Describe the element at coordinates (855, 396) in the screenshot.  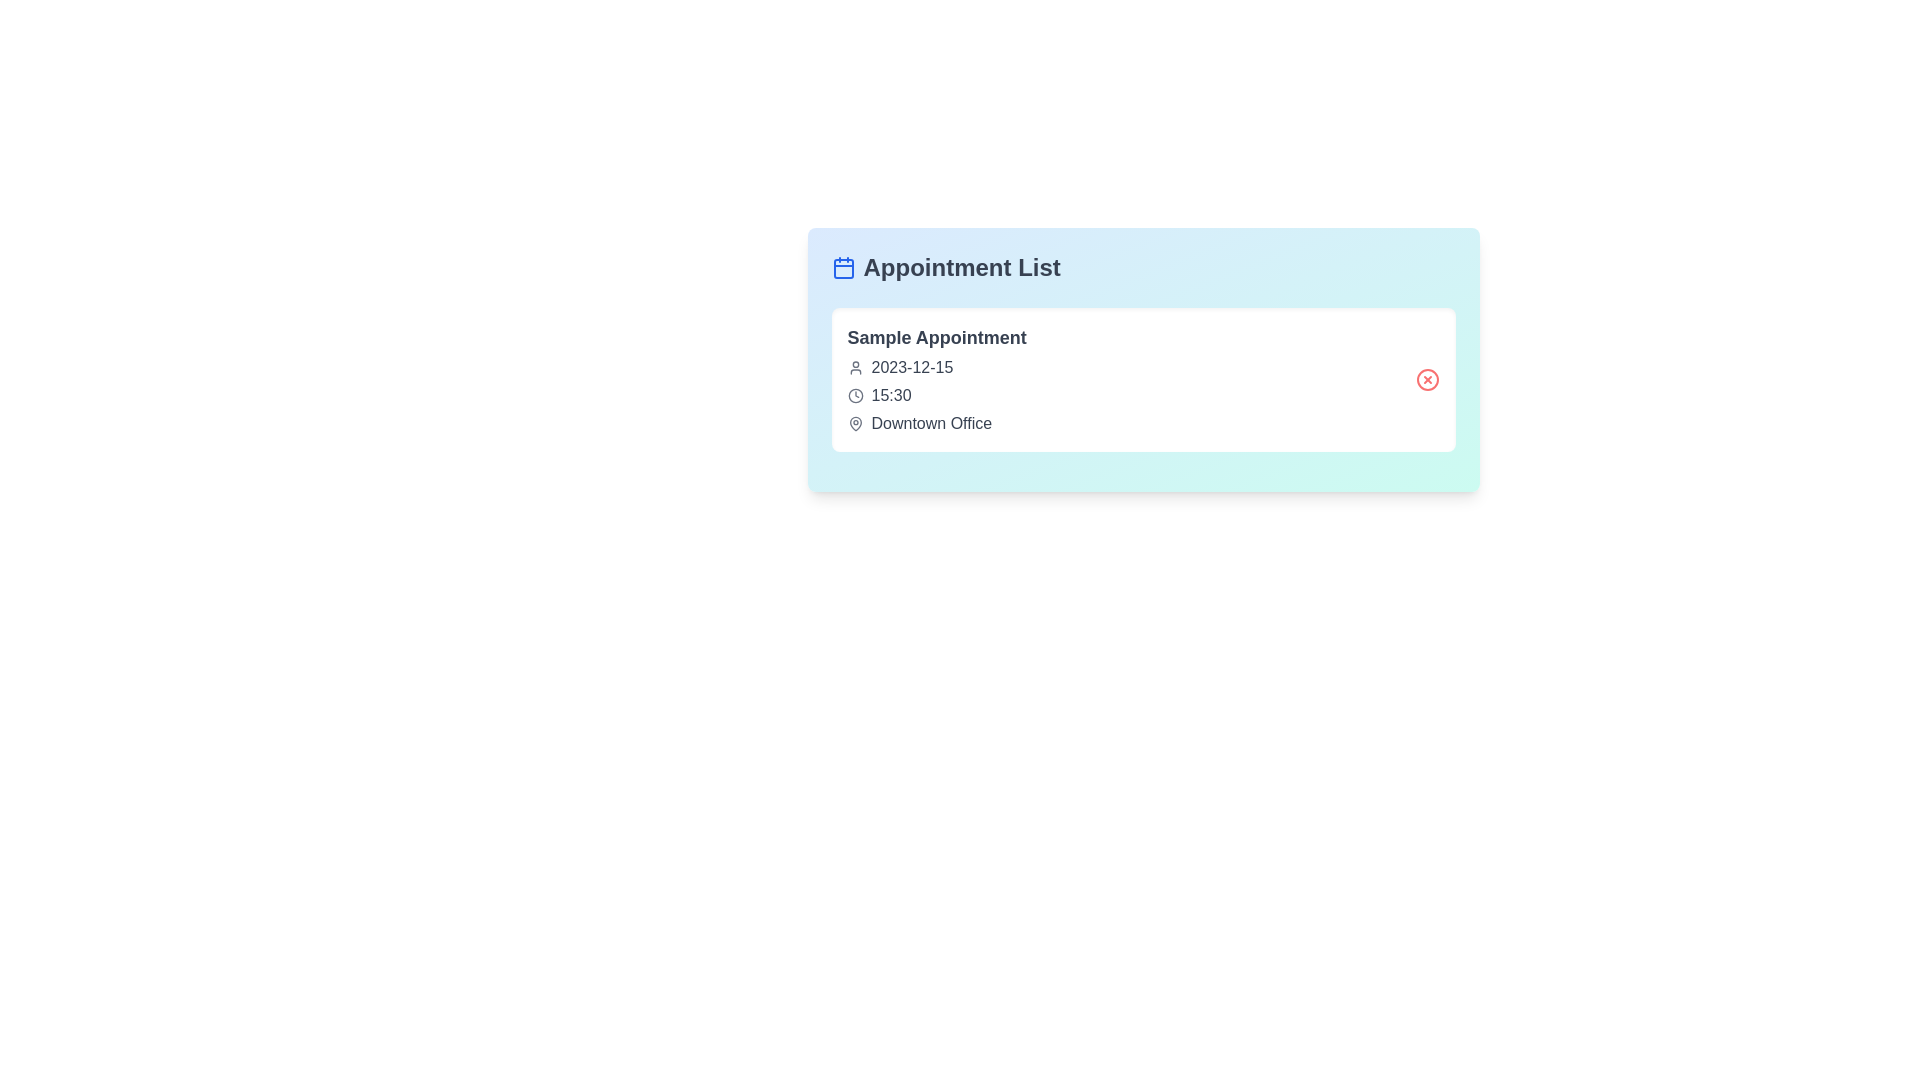
I see `the outermost circular shape of the clock icon which represents the clock face's border` at that location.